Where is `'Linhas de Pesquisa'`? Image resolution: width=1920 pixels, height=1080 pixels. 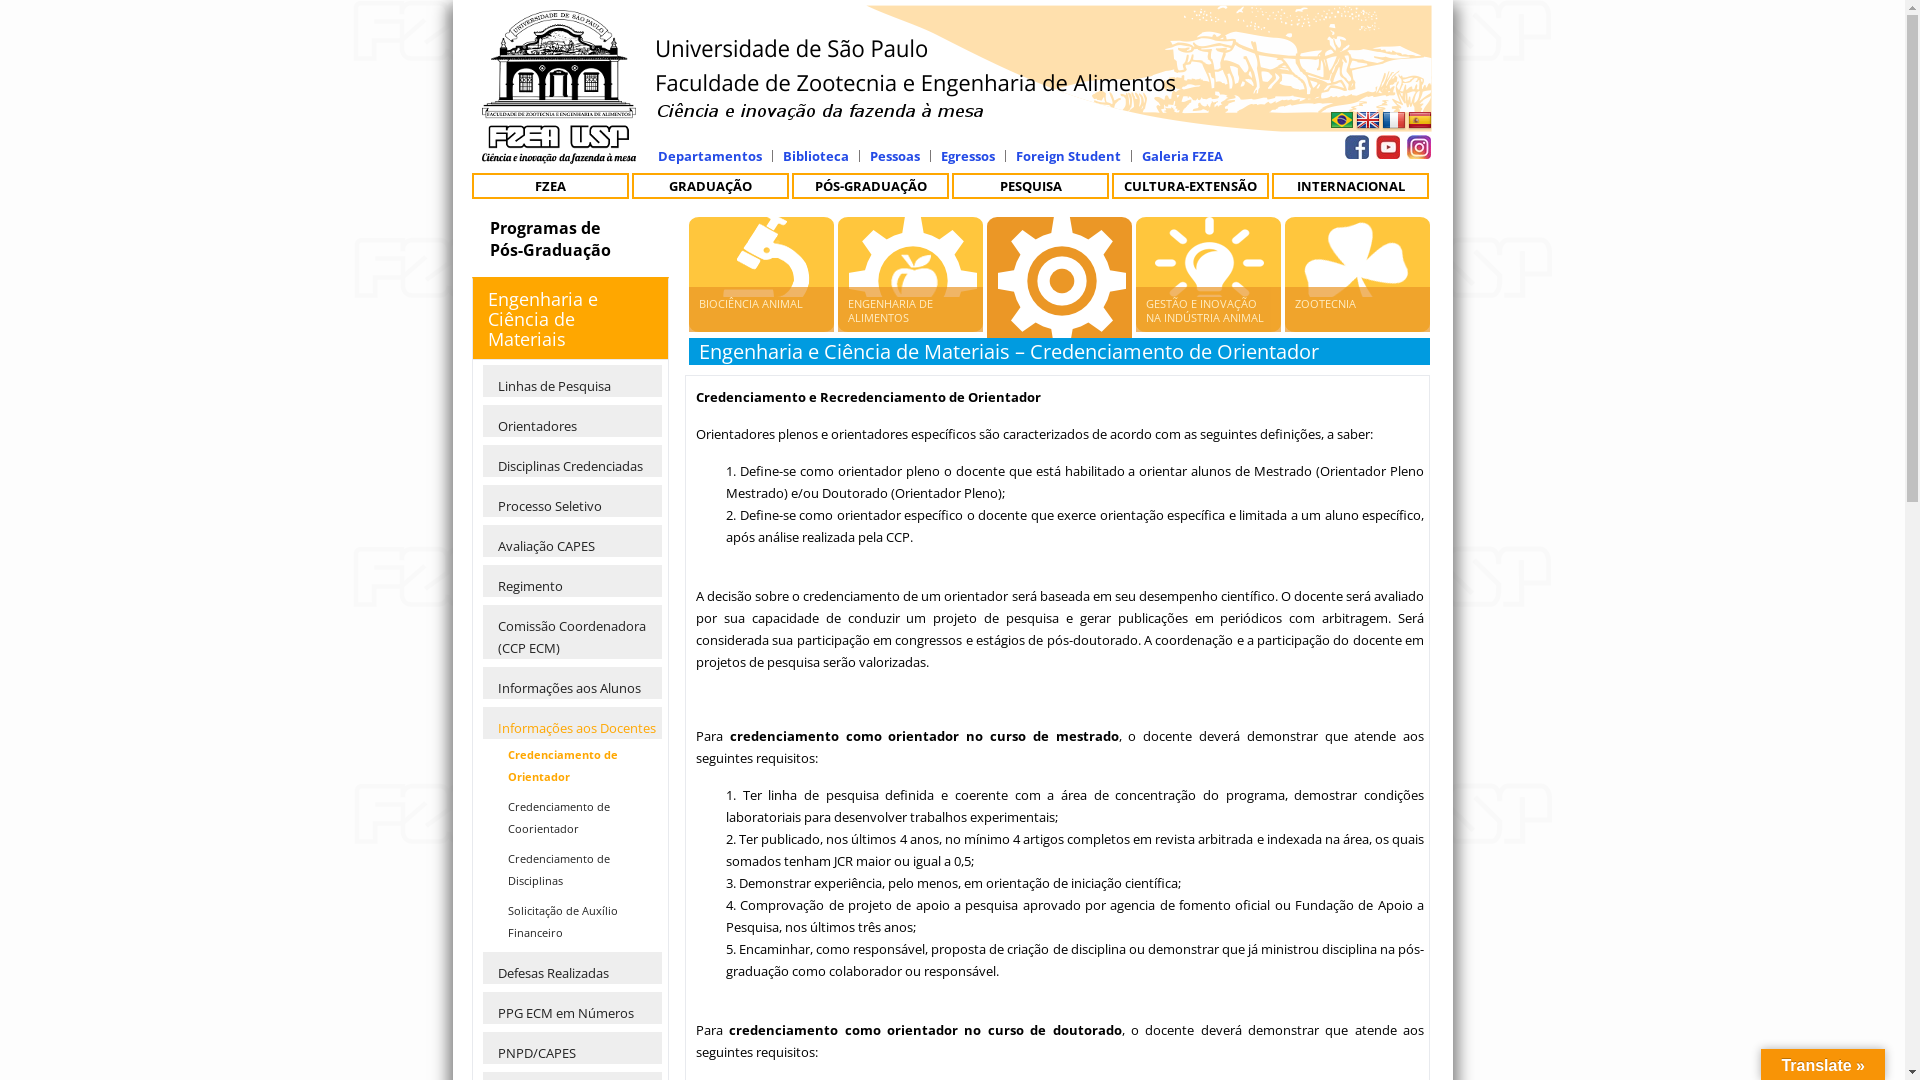 'Linhas de Pesquisa' is located at coordinates (571, 381).